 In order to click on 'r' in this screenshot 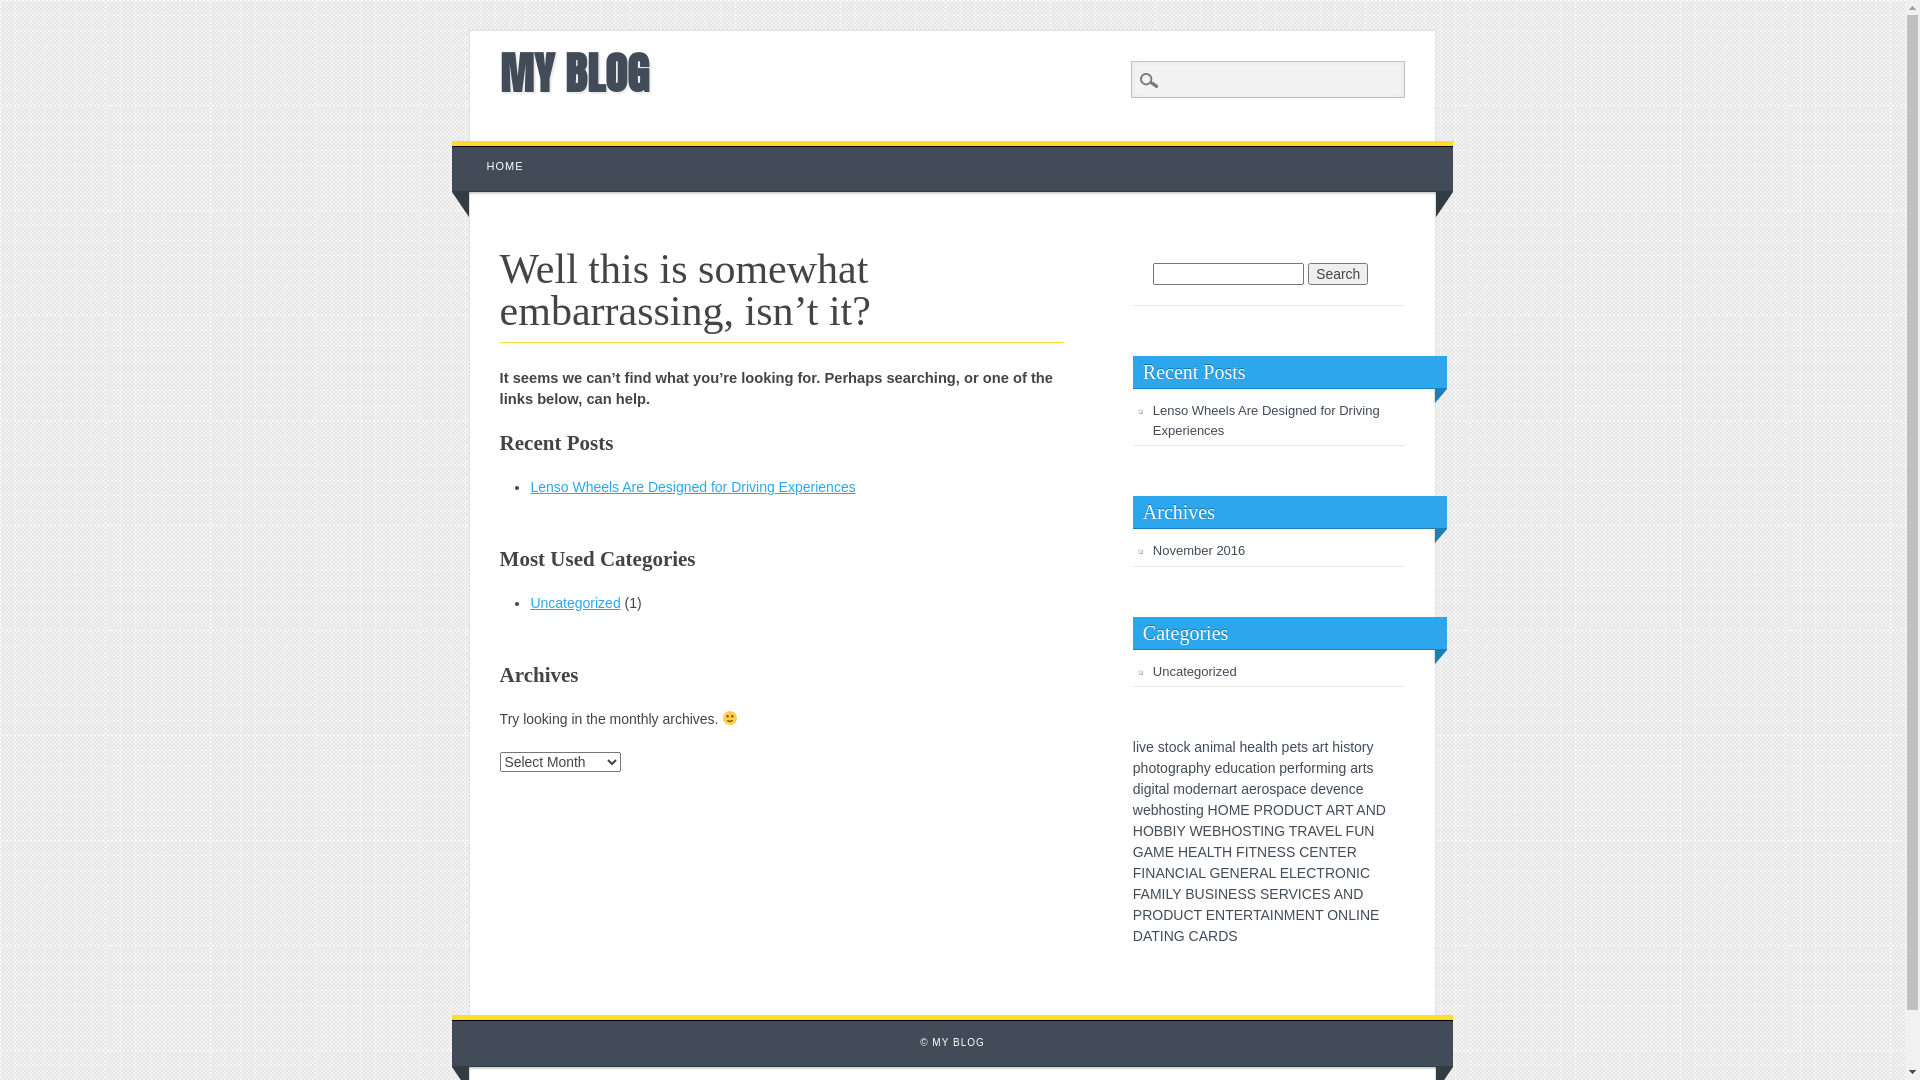, I will do `click(1320, 747)`.